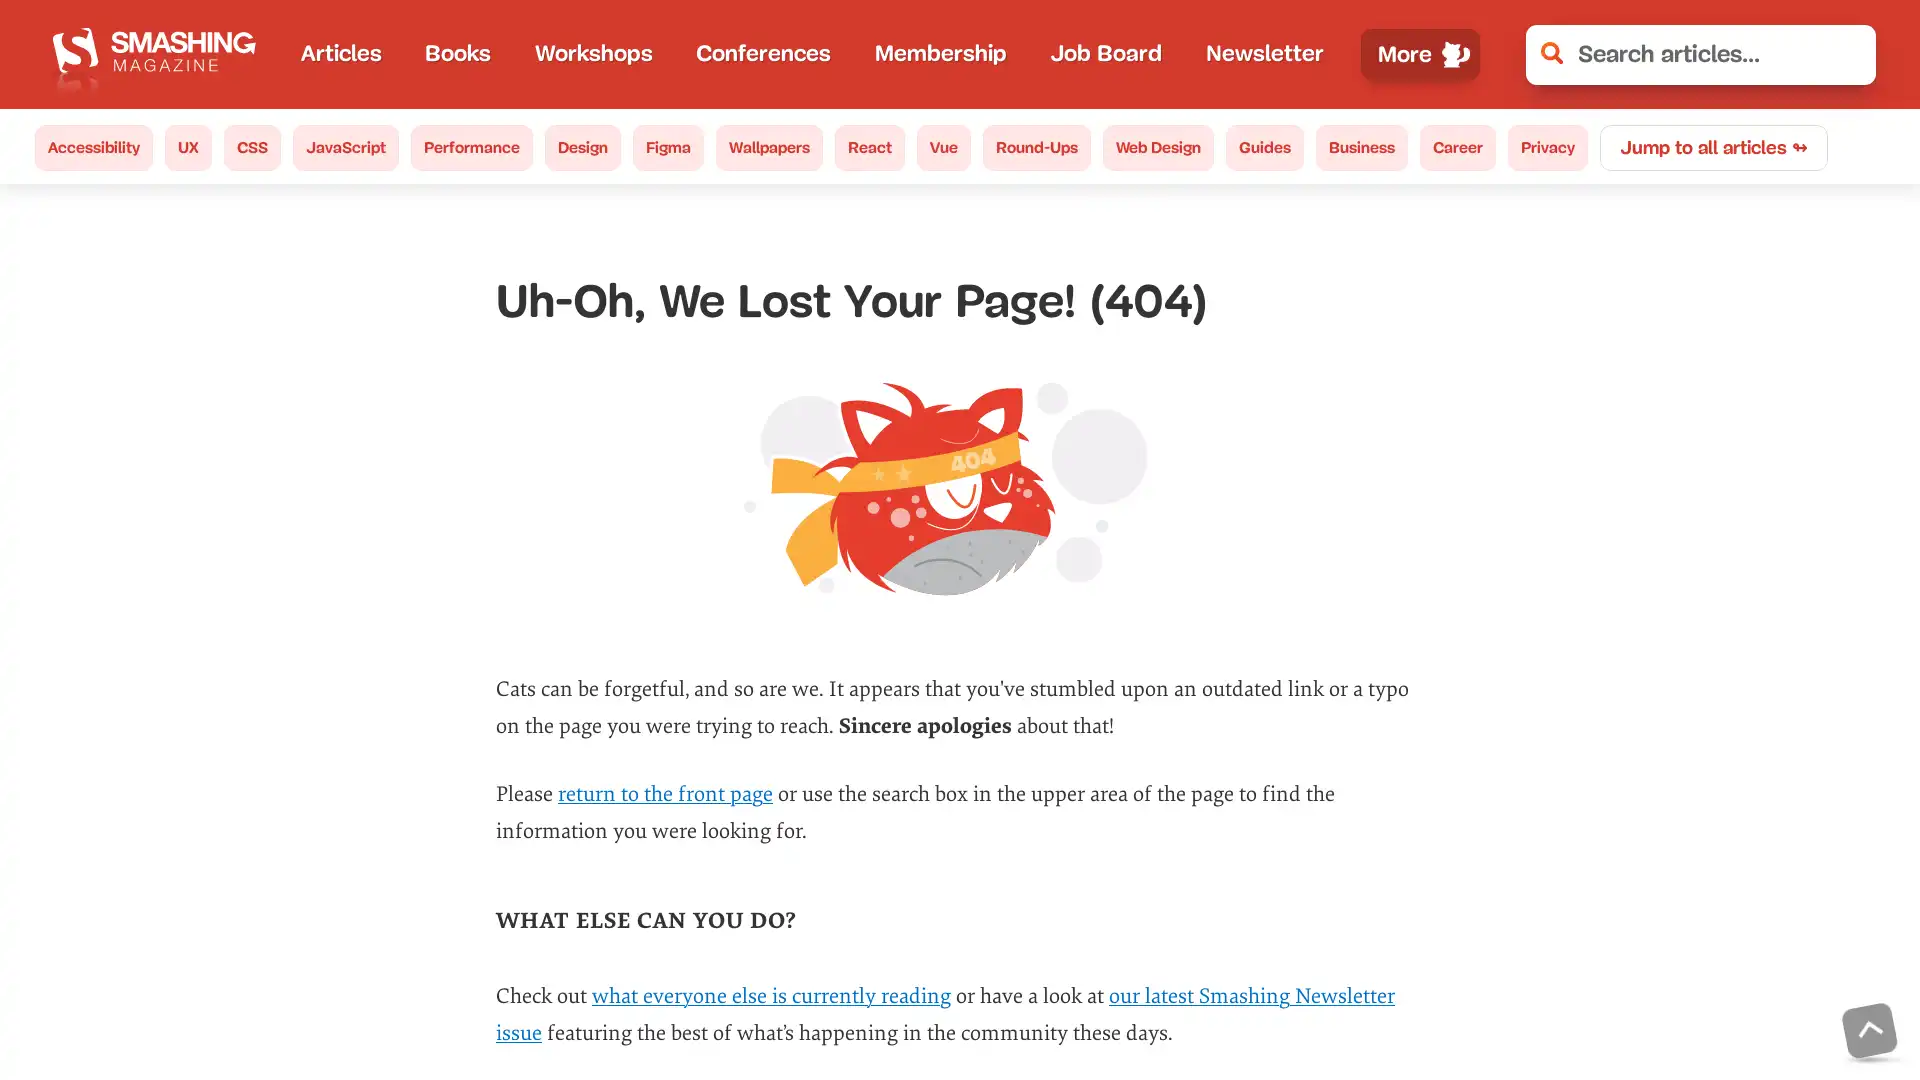  I want to click on Clear Search, so click(1846, 53).